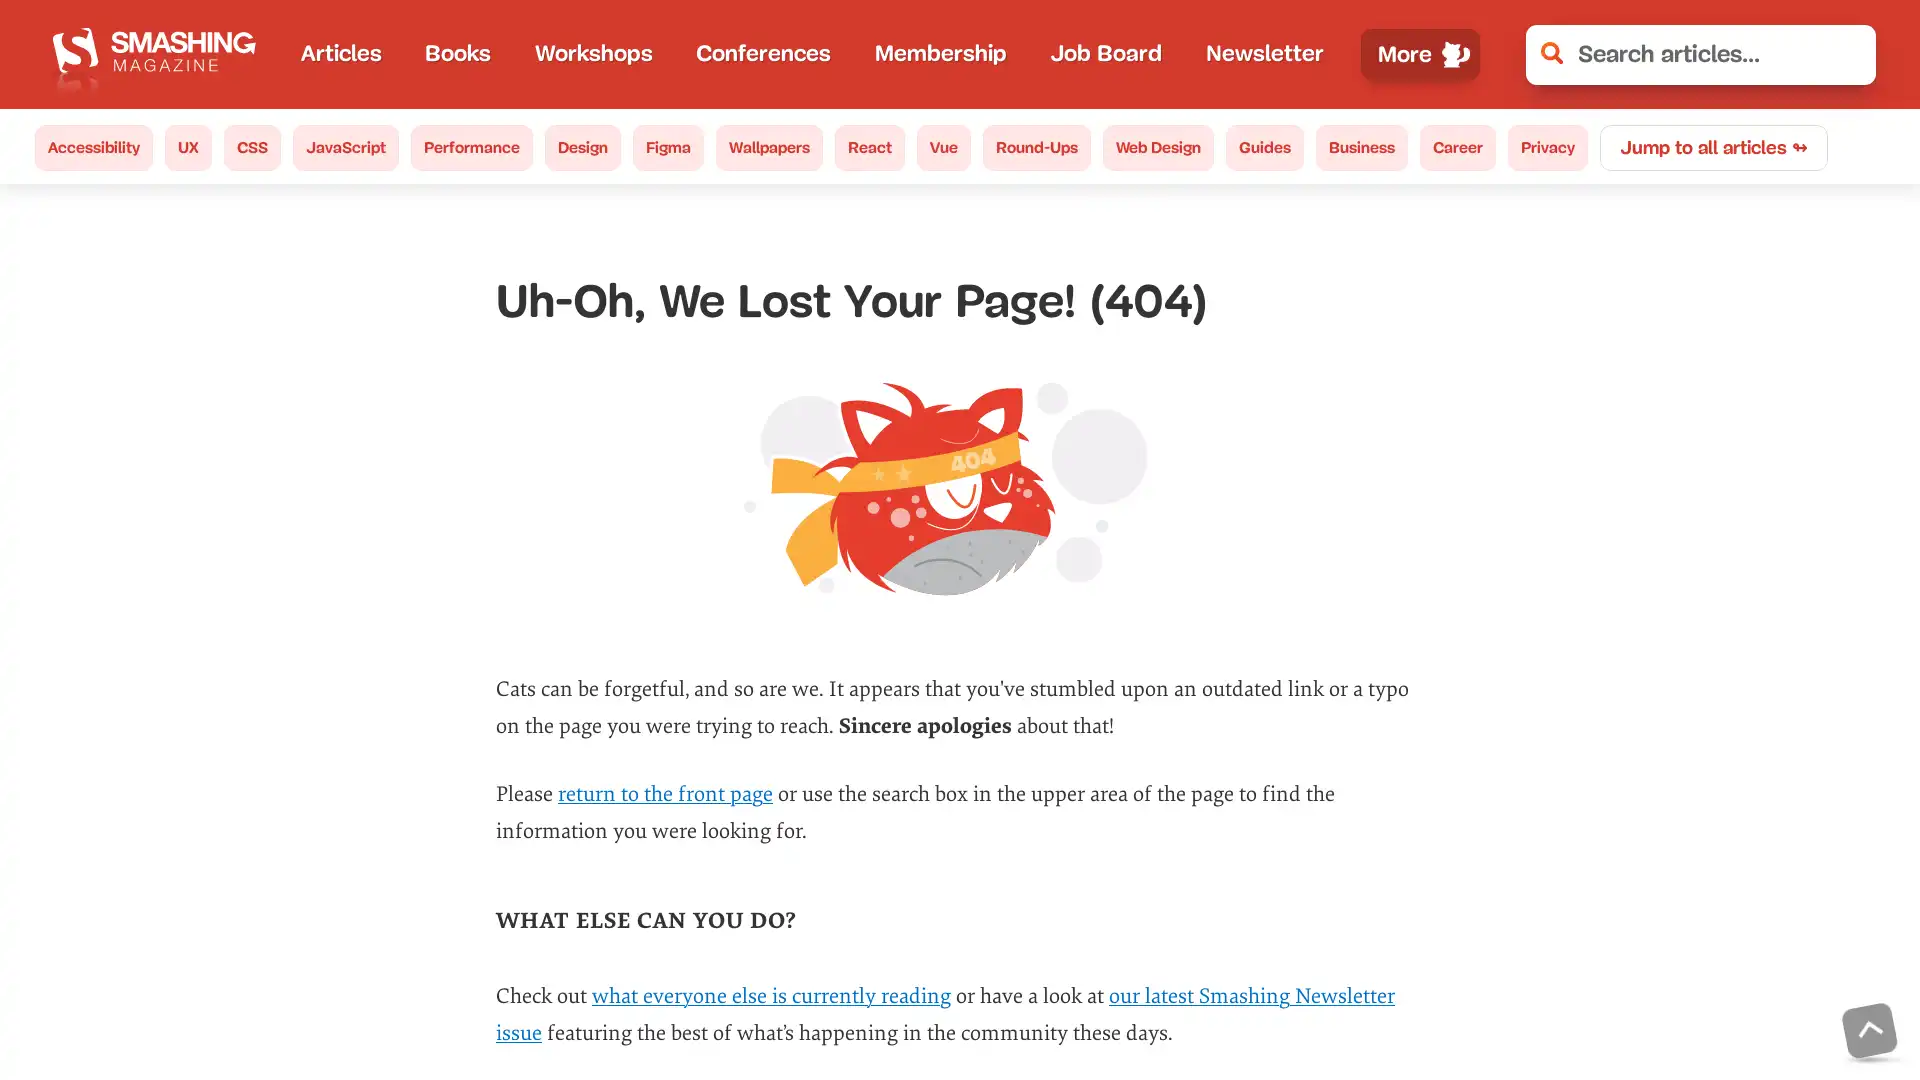  I want to click on Clear Search, so click(1846, 53).